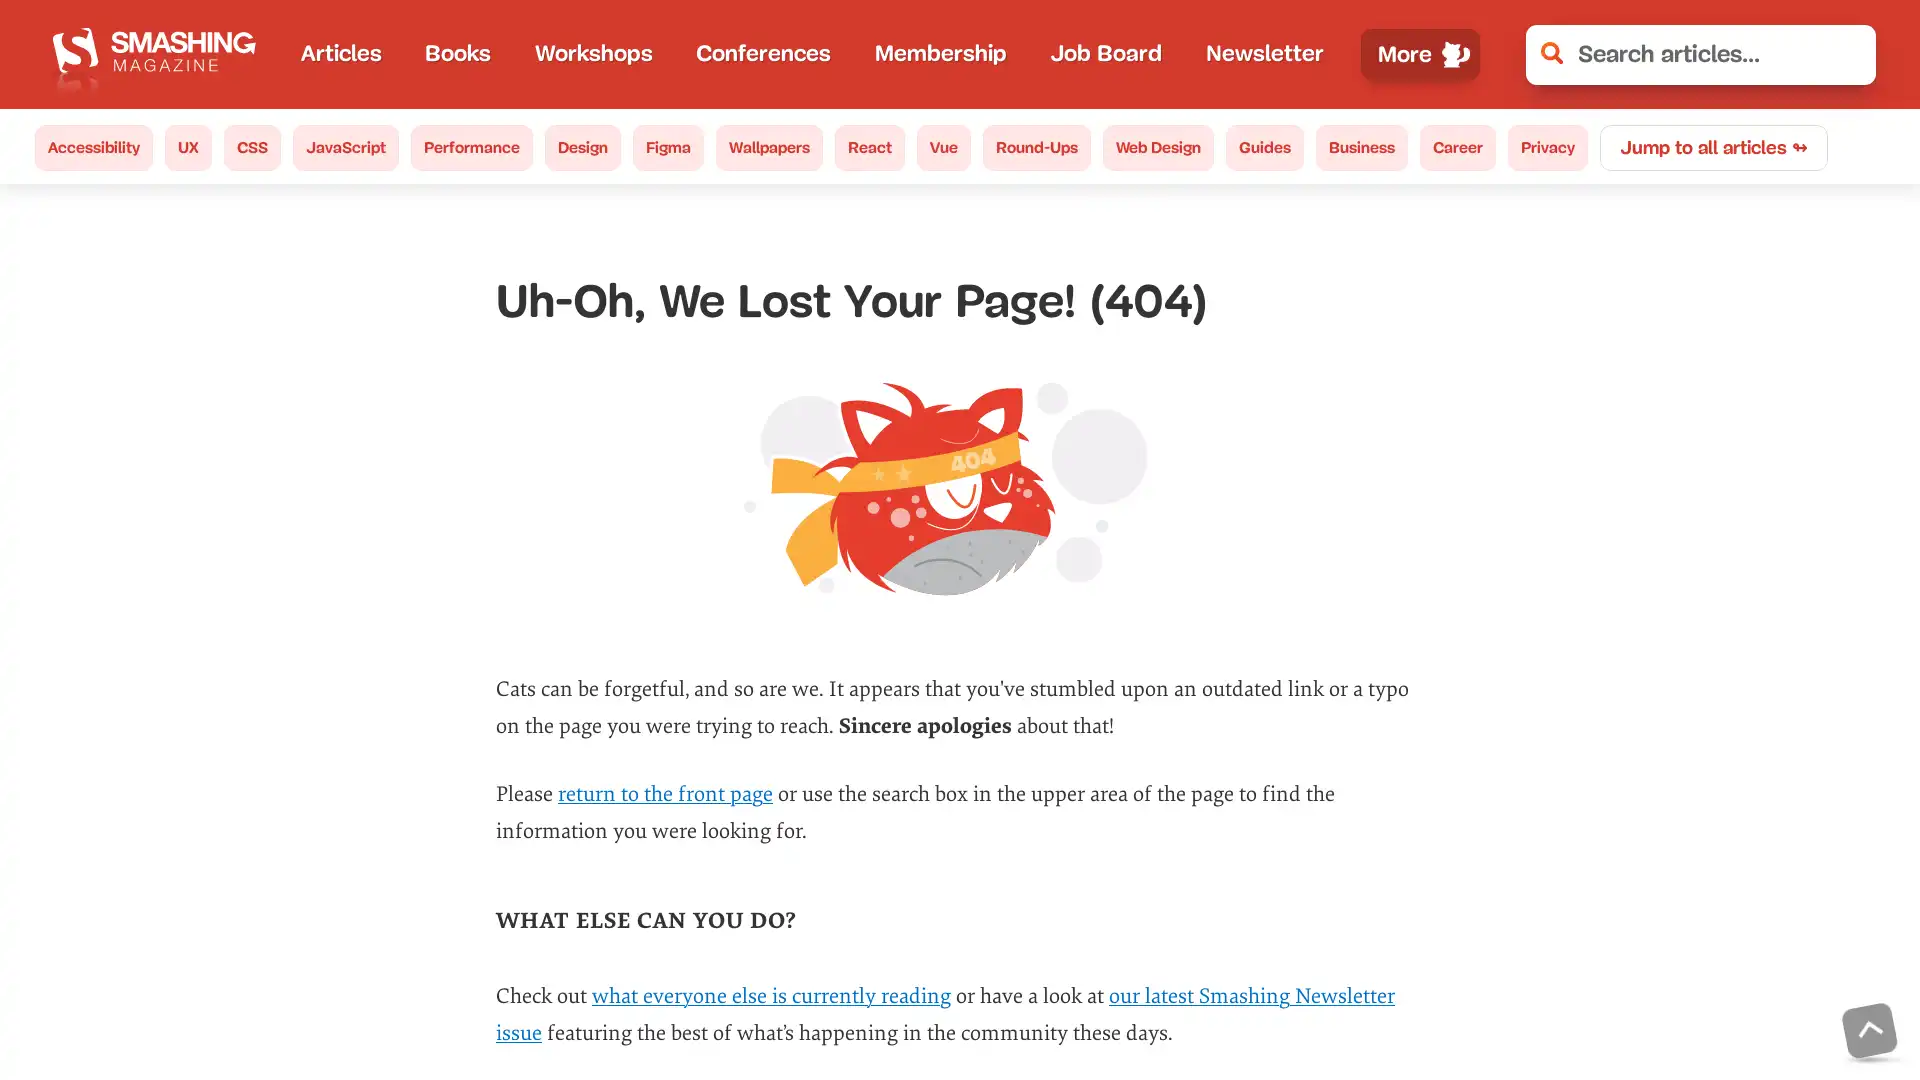  I want to click on Clear Search, so click(1846, 53).